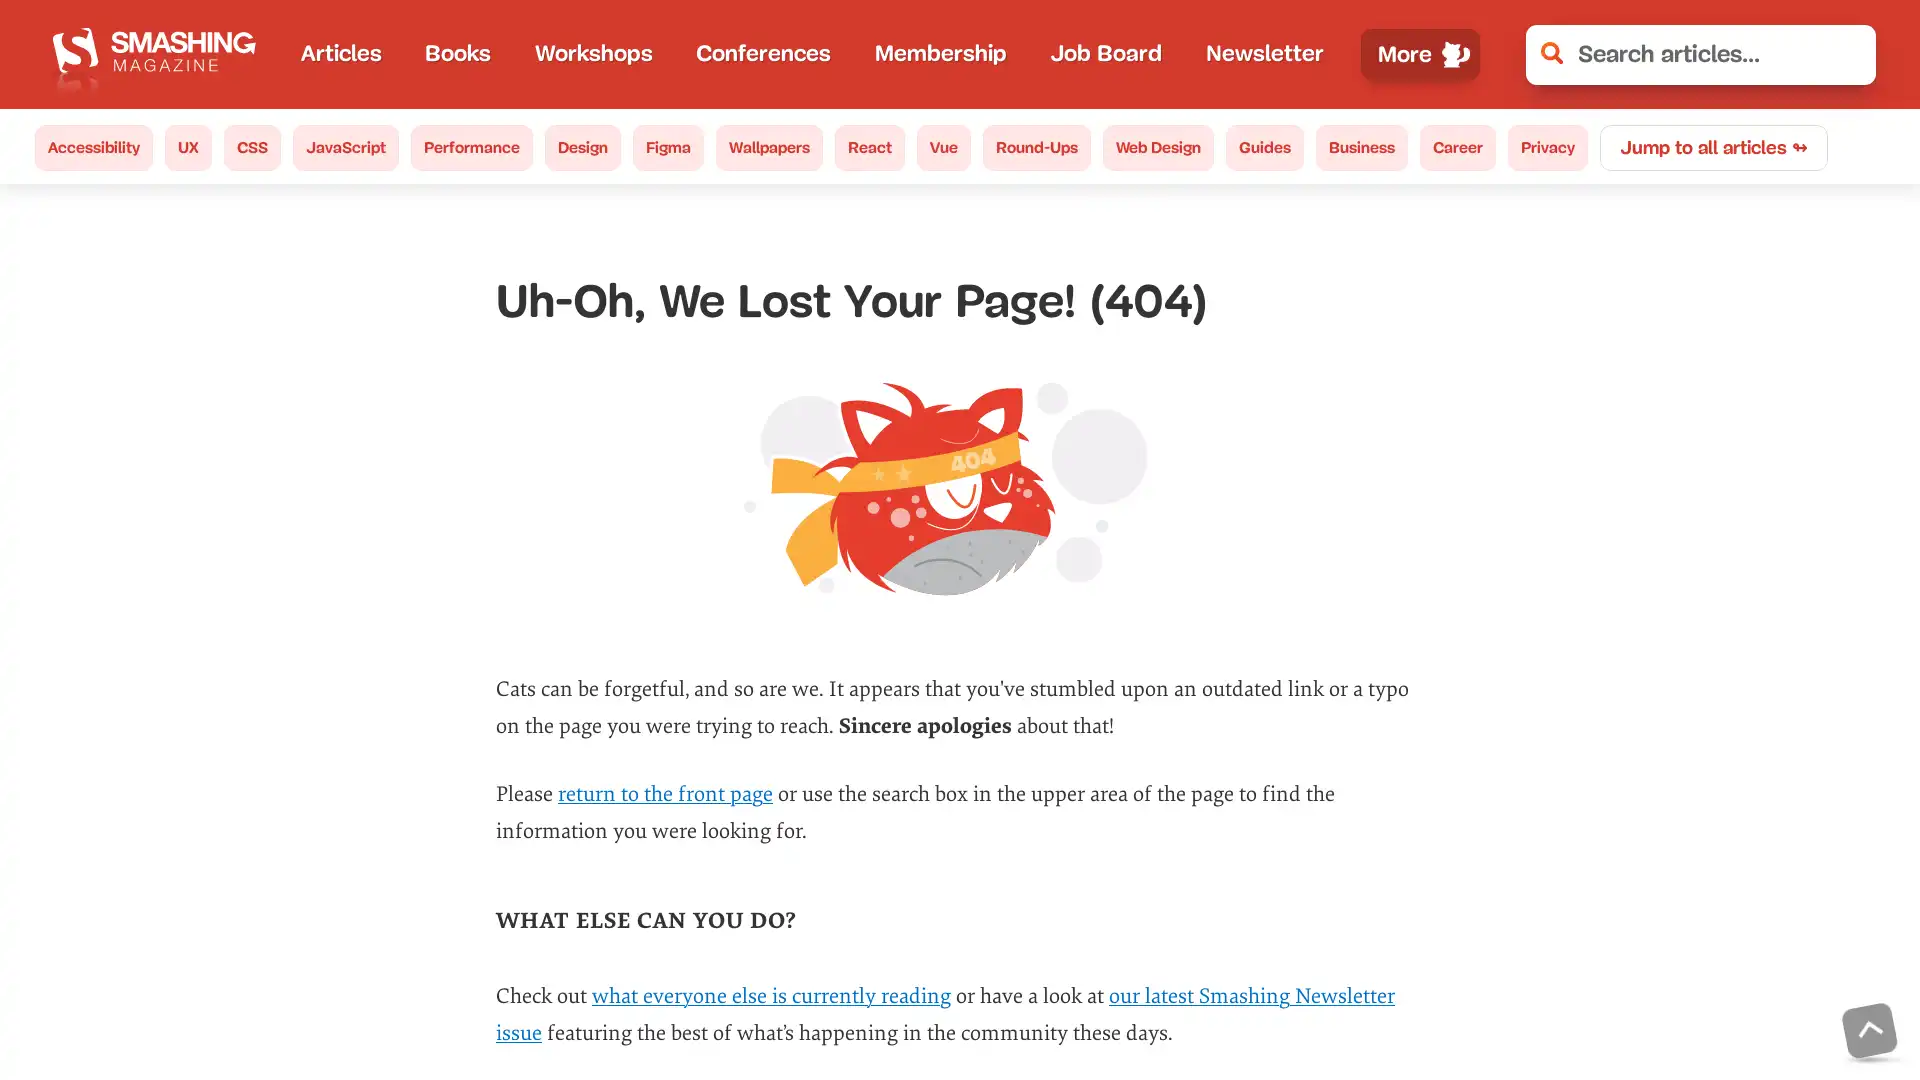  I want to click on Clear Search, so click(1846, 53).